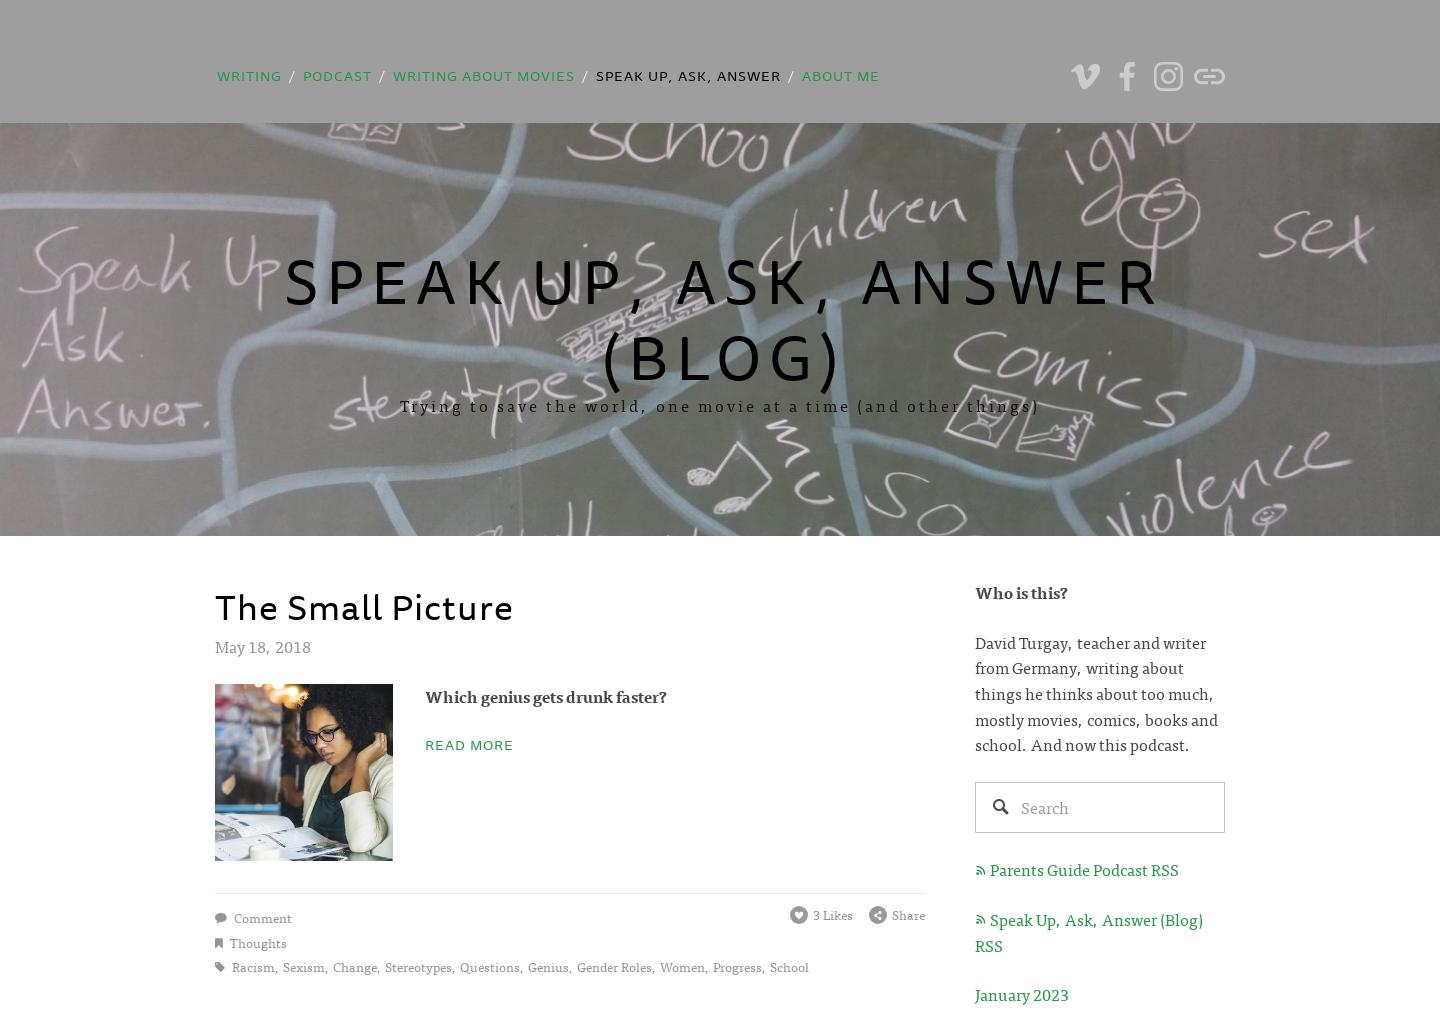  I want to click on 'questions', so click(458, 965).